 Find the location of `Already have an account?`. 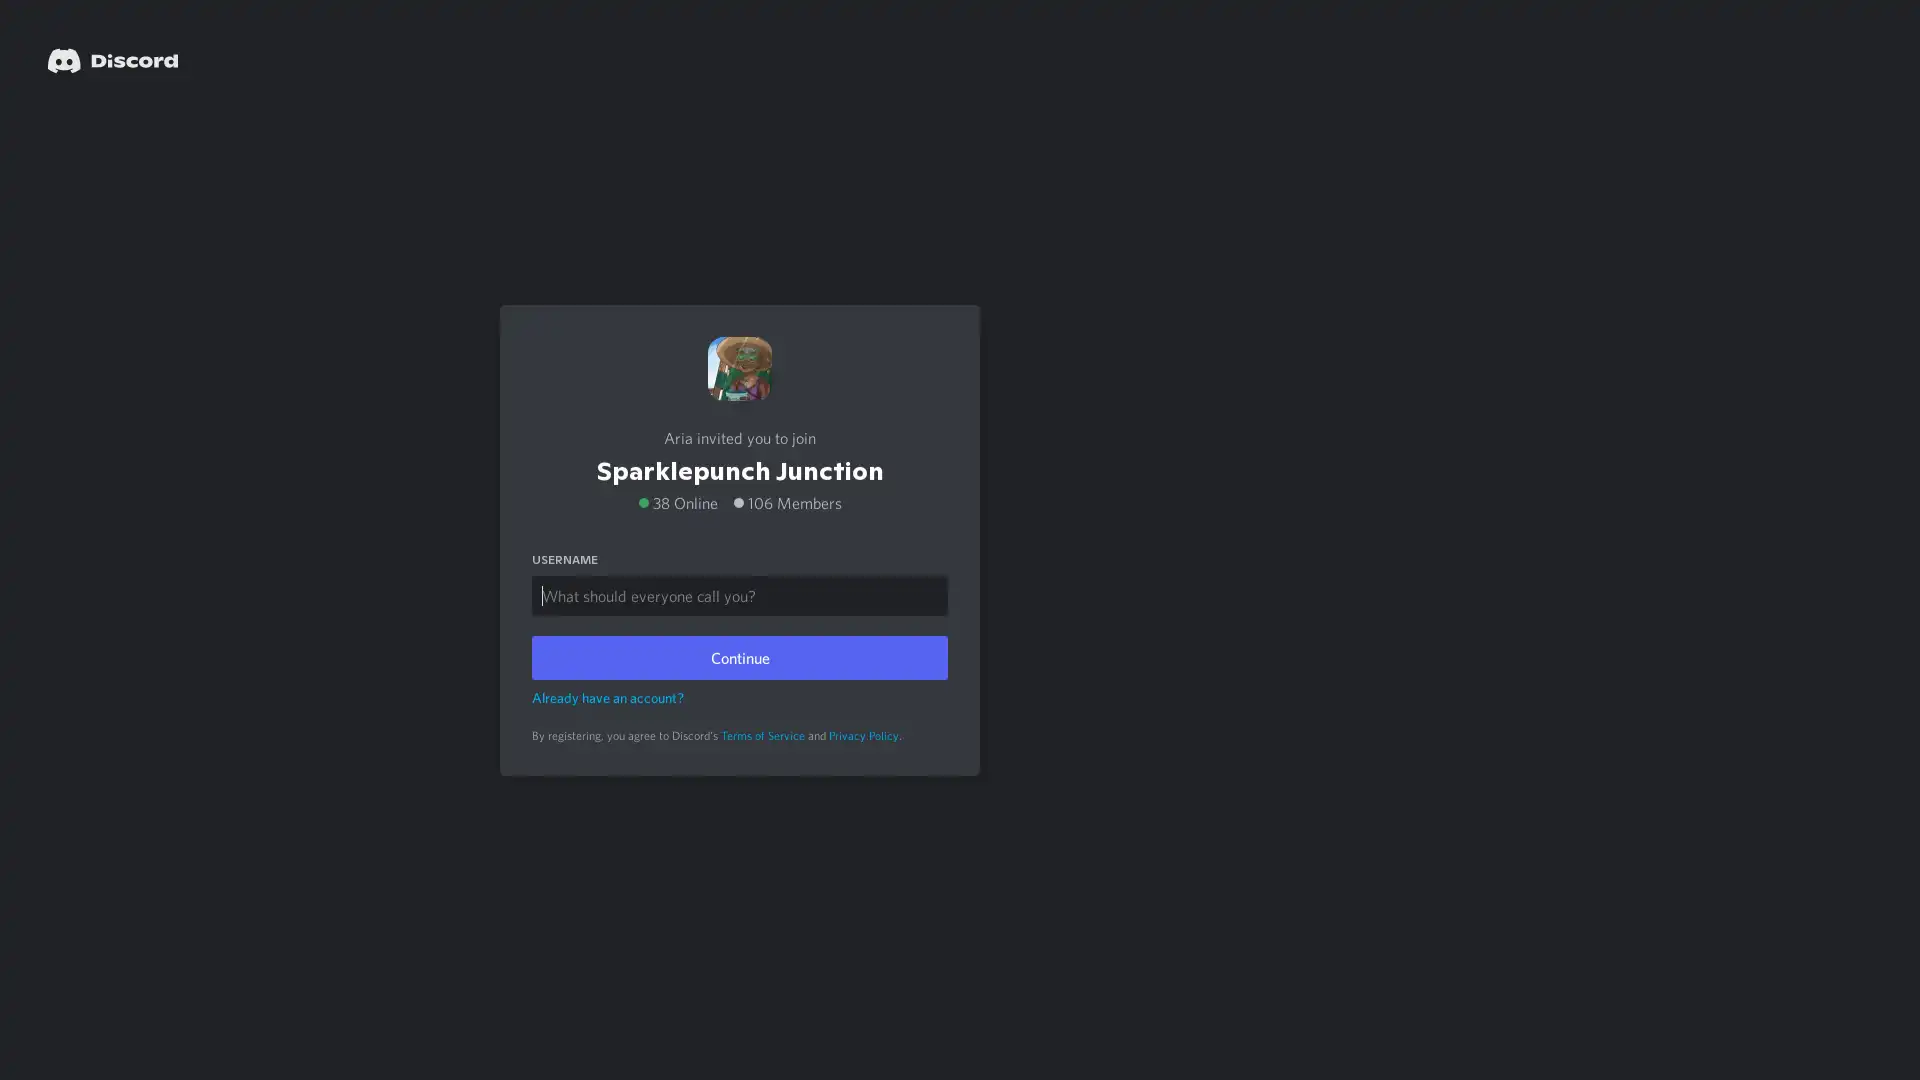

Already have an account? is located at coordinates (607, 696).